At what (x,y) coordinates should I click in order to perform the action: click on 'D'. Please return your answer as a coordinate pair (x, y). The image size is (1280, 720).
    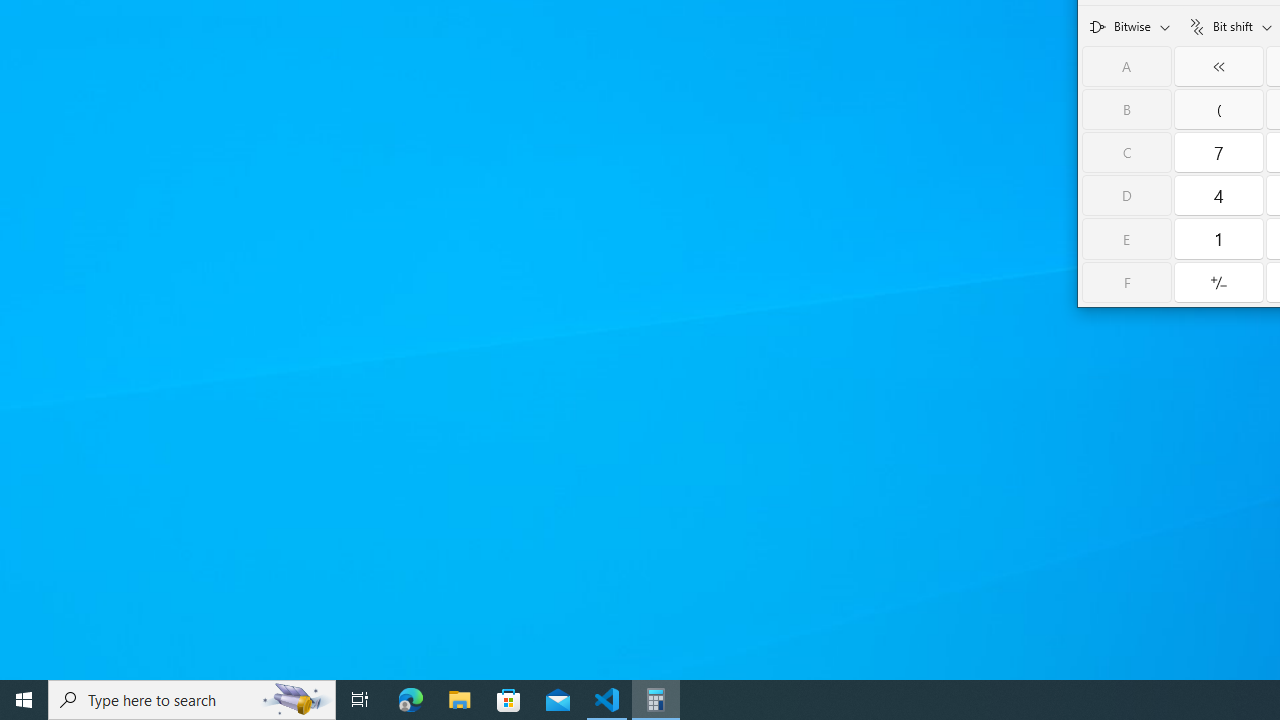
    Looking at the image, I should click on (1127, 195).